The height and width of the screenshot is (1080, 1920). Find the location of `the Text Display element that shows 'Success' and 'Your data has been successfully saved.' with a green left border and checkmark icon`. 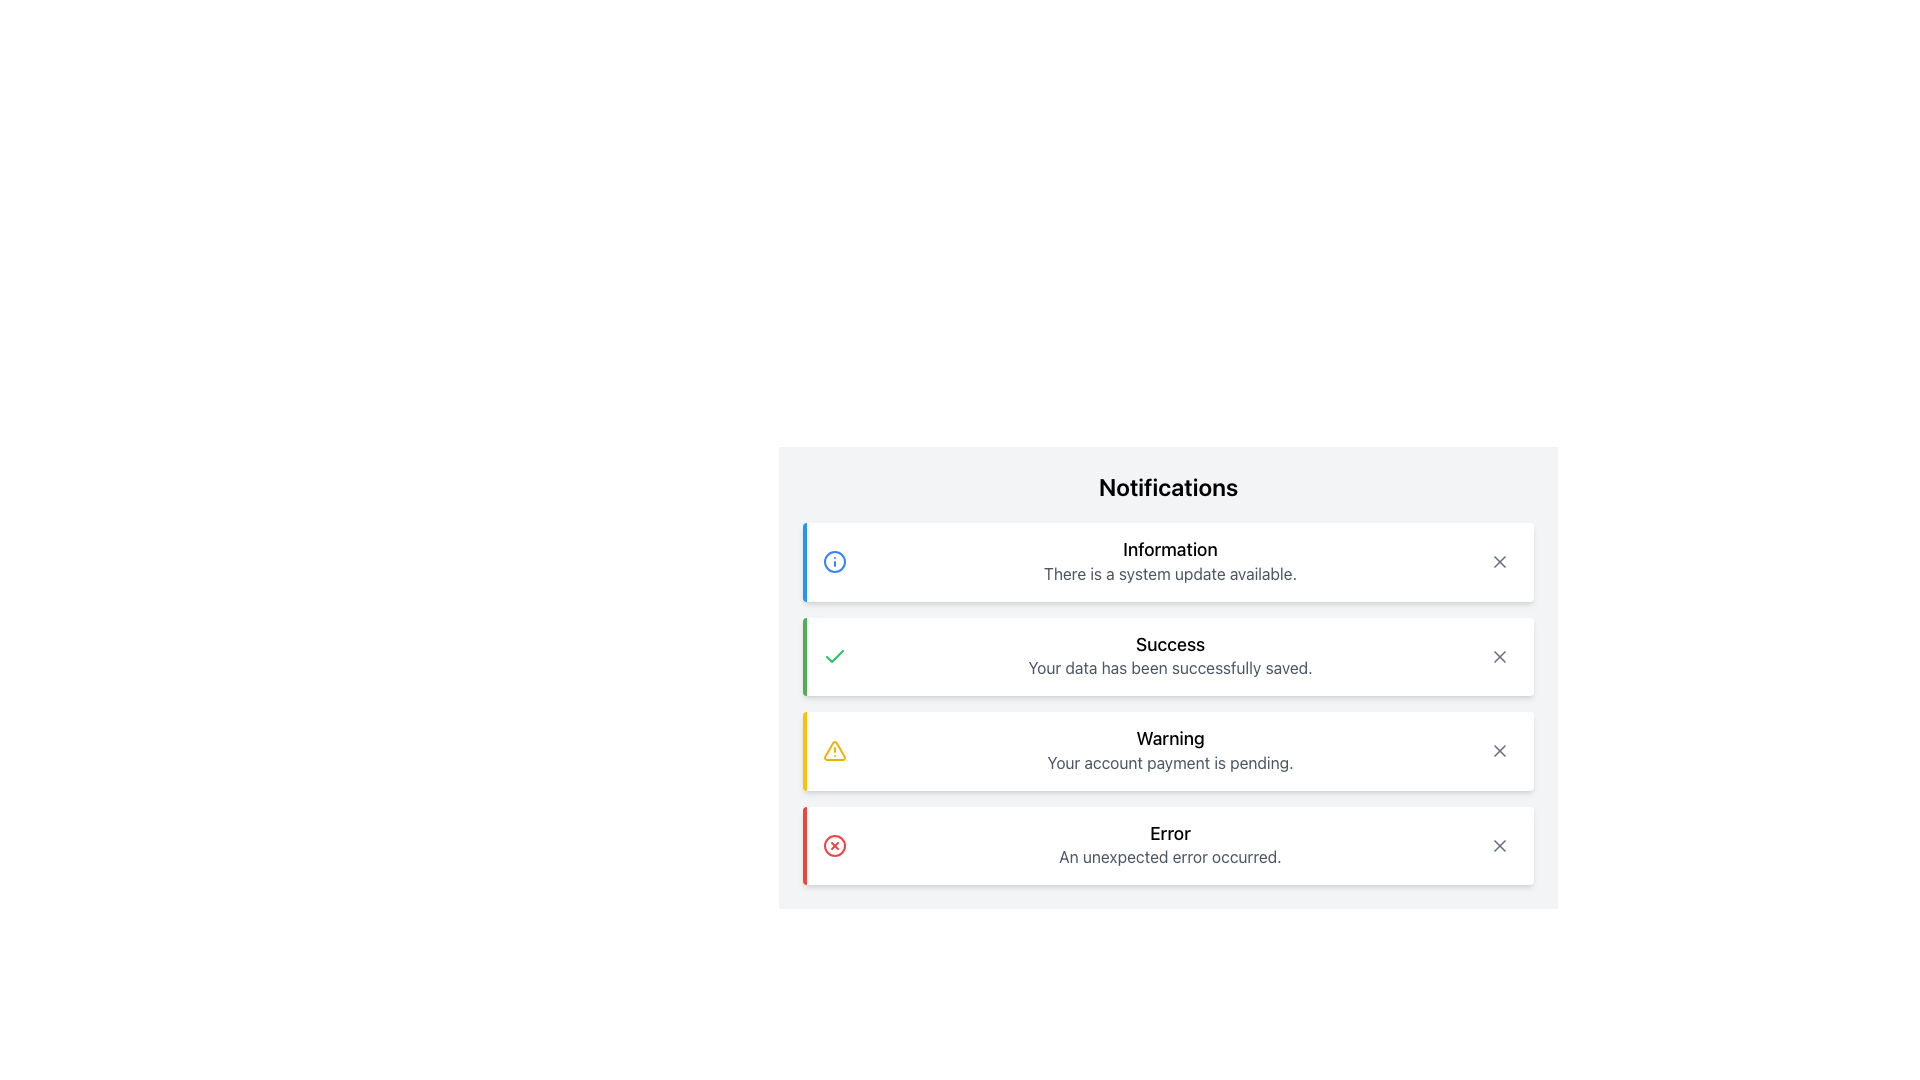

the Text Display element that shows 'Success' and 'Your data has been successfully saved.' with a green left border and checkmark icon is located at coordinates (1170, 656).